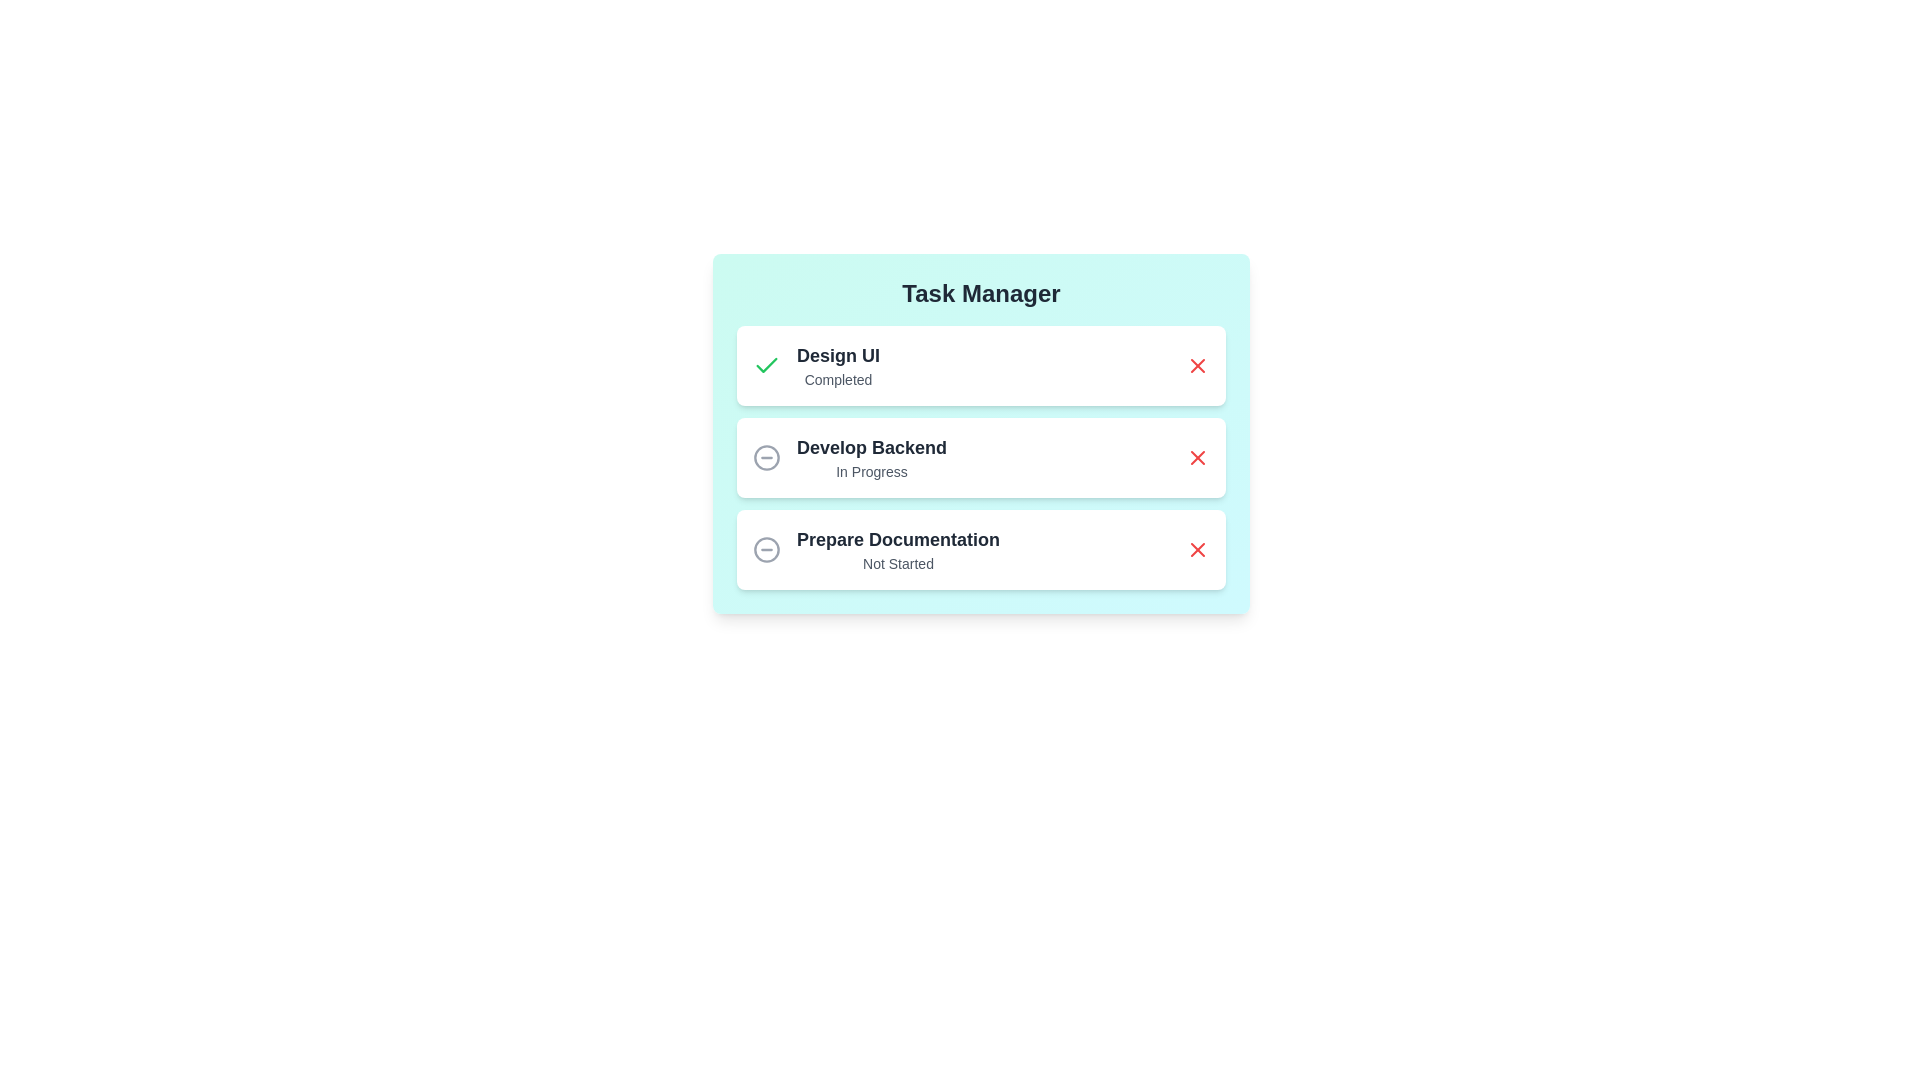 The width and height of the screenshot is (1920, 1080). I want to click on the 'X' button associated with the task titled 'Design UI' to remove it from the list, so click(1198, 366).